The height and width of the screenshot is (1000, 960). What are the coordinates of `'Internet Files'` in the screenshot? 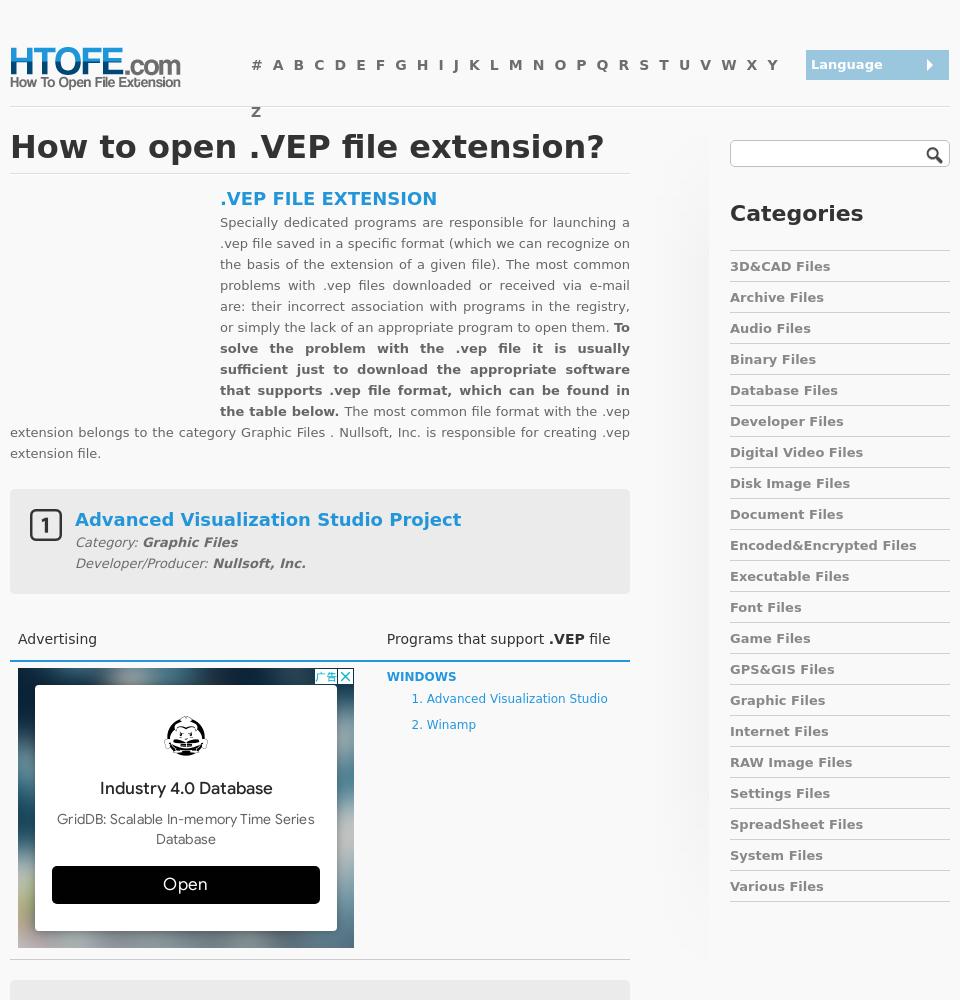 It's located at (778, 730).